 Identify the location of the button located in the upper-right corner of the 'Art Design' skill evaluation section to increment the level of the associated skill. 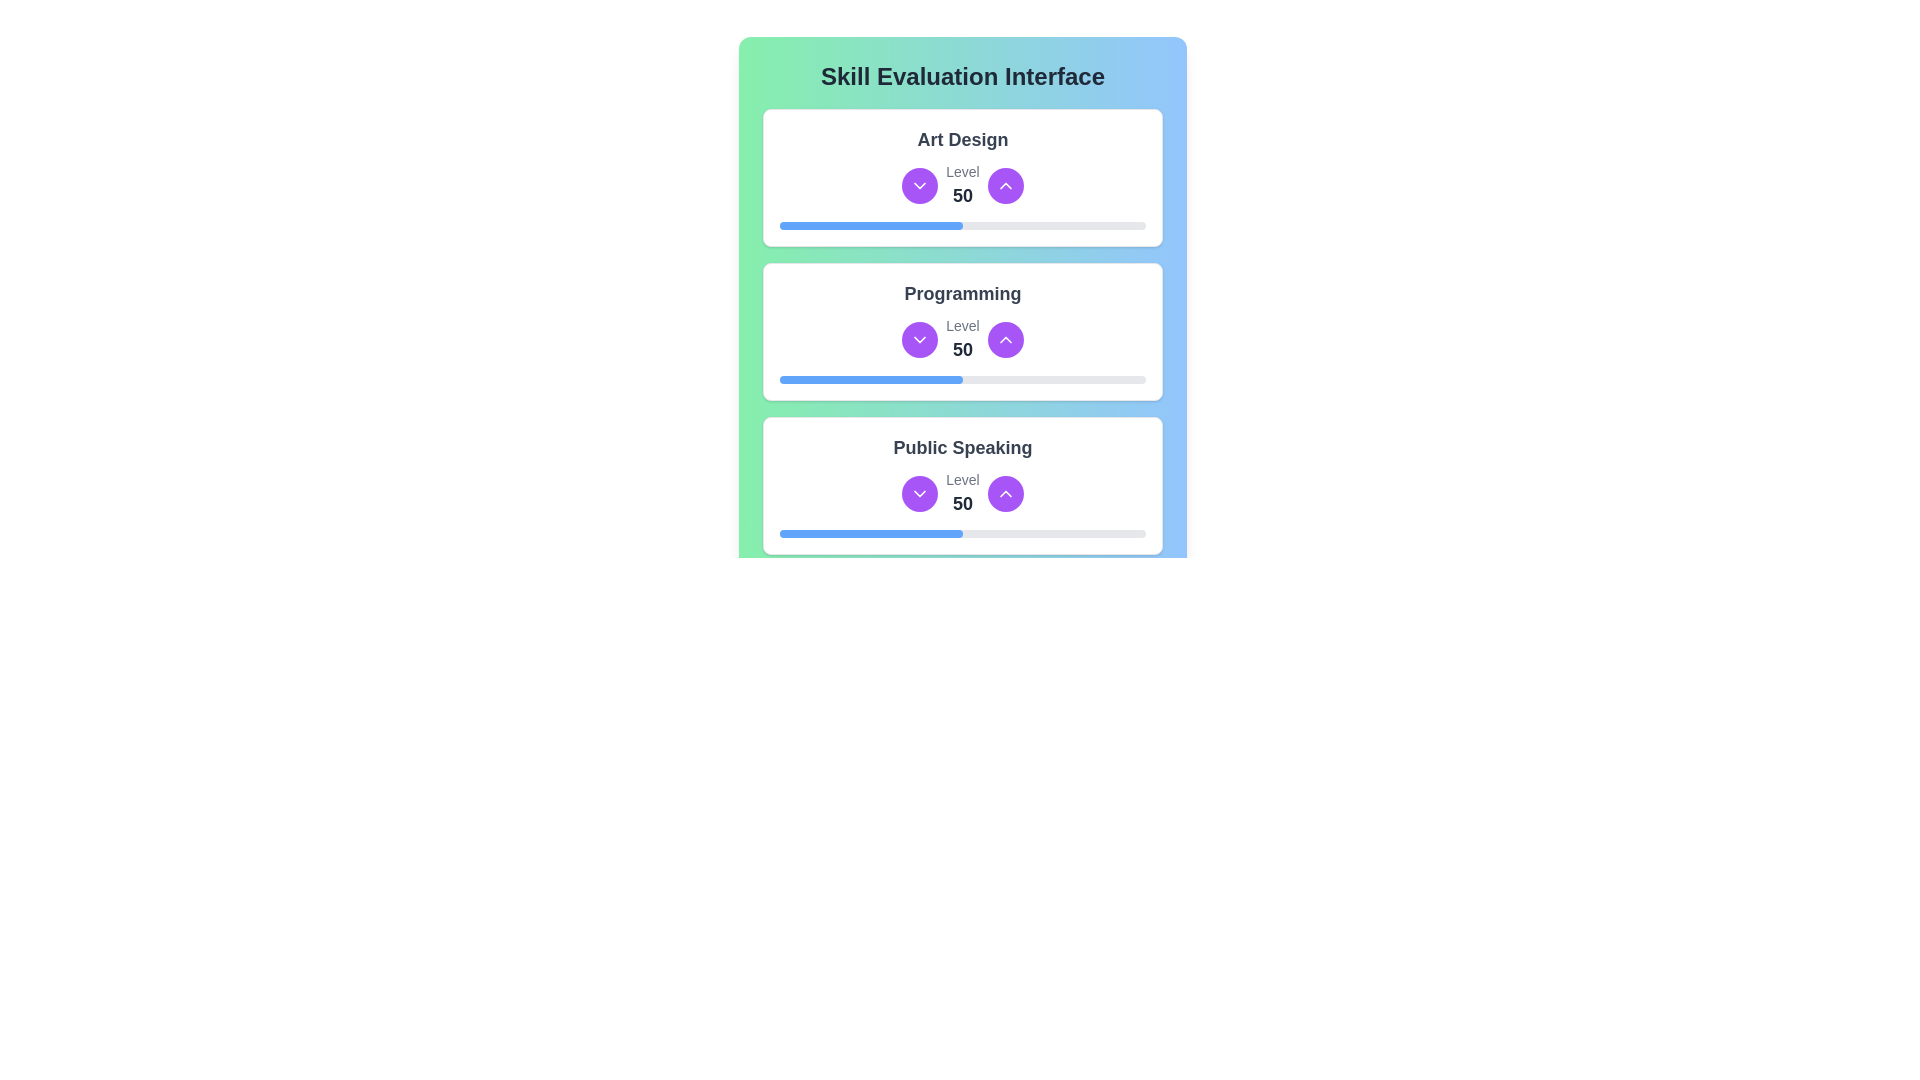
(1005, 185).